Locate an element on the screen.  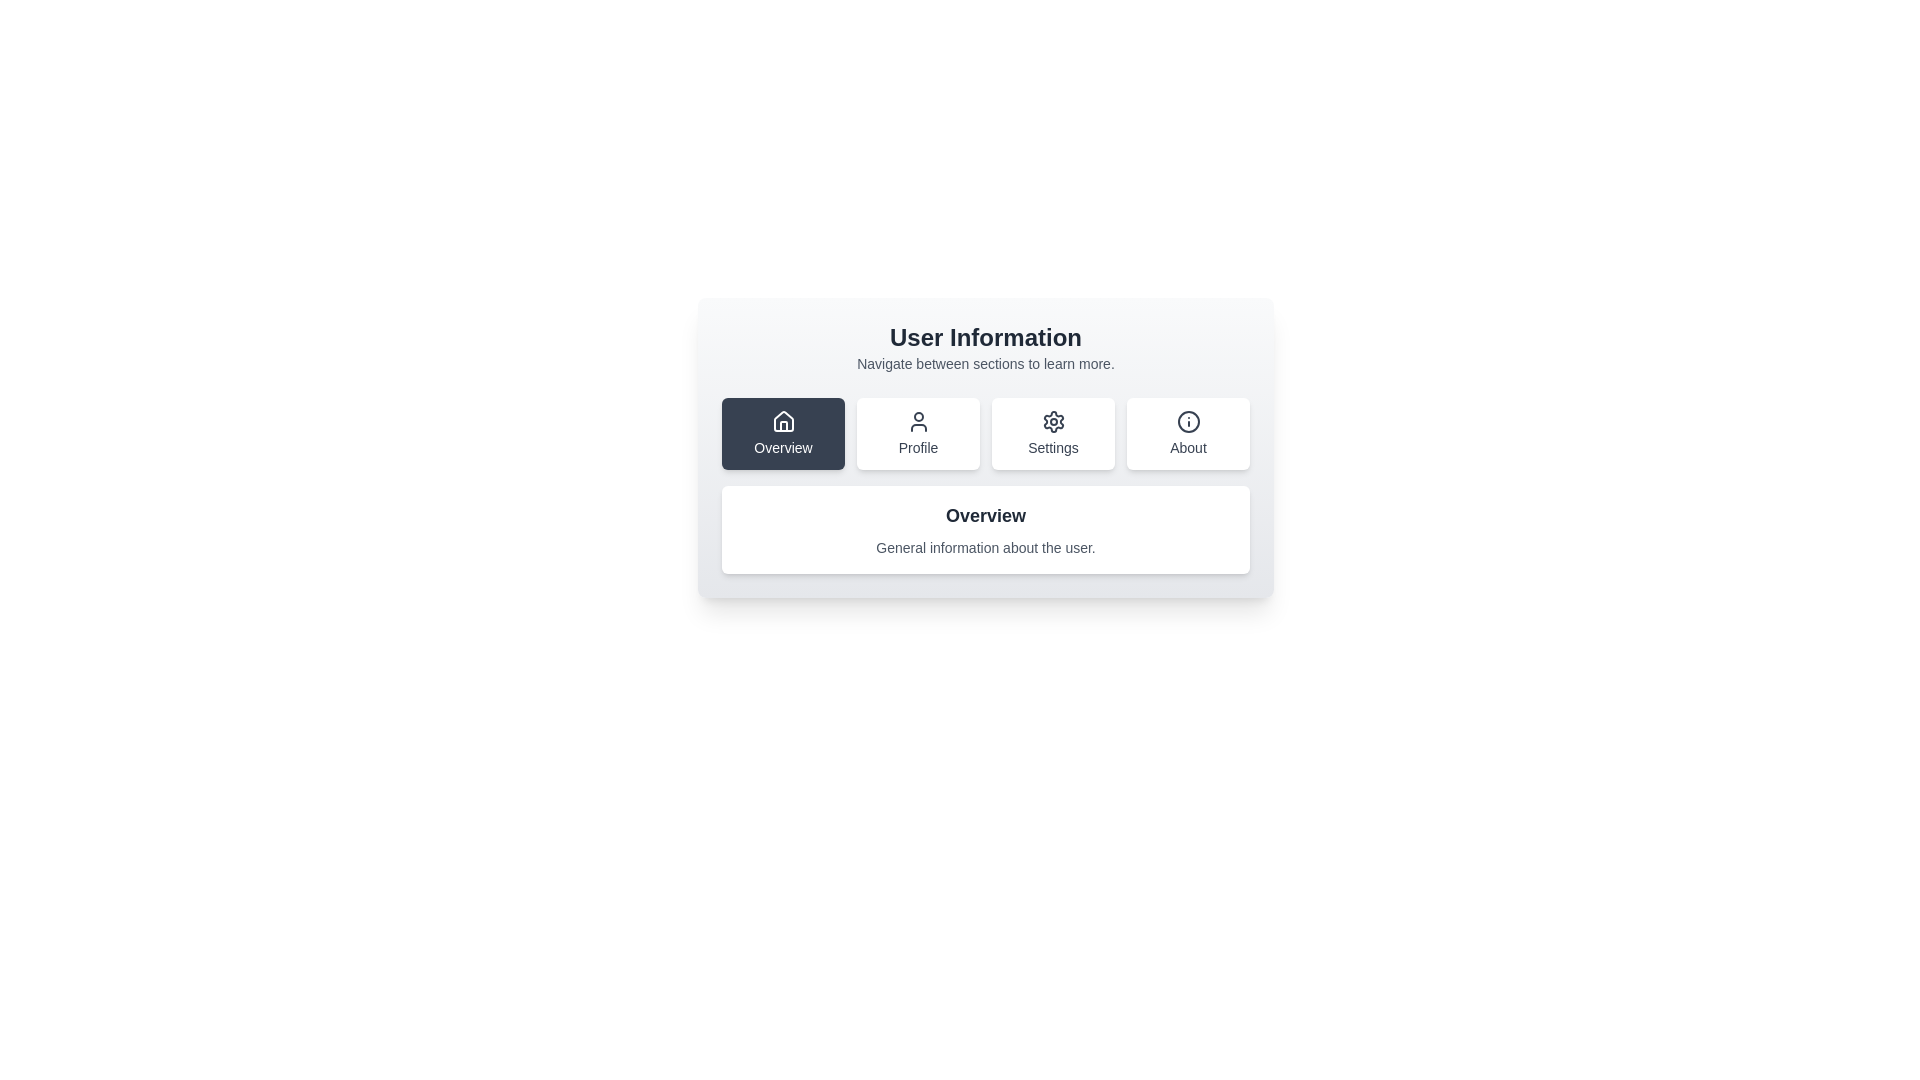
the informational block titled 'User Information' which provides guidance to navigate between sections is located at coordinates (985, 346).